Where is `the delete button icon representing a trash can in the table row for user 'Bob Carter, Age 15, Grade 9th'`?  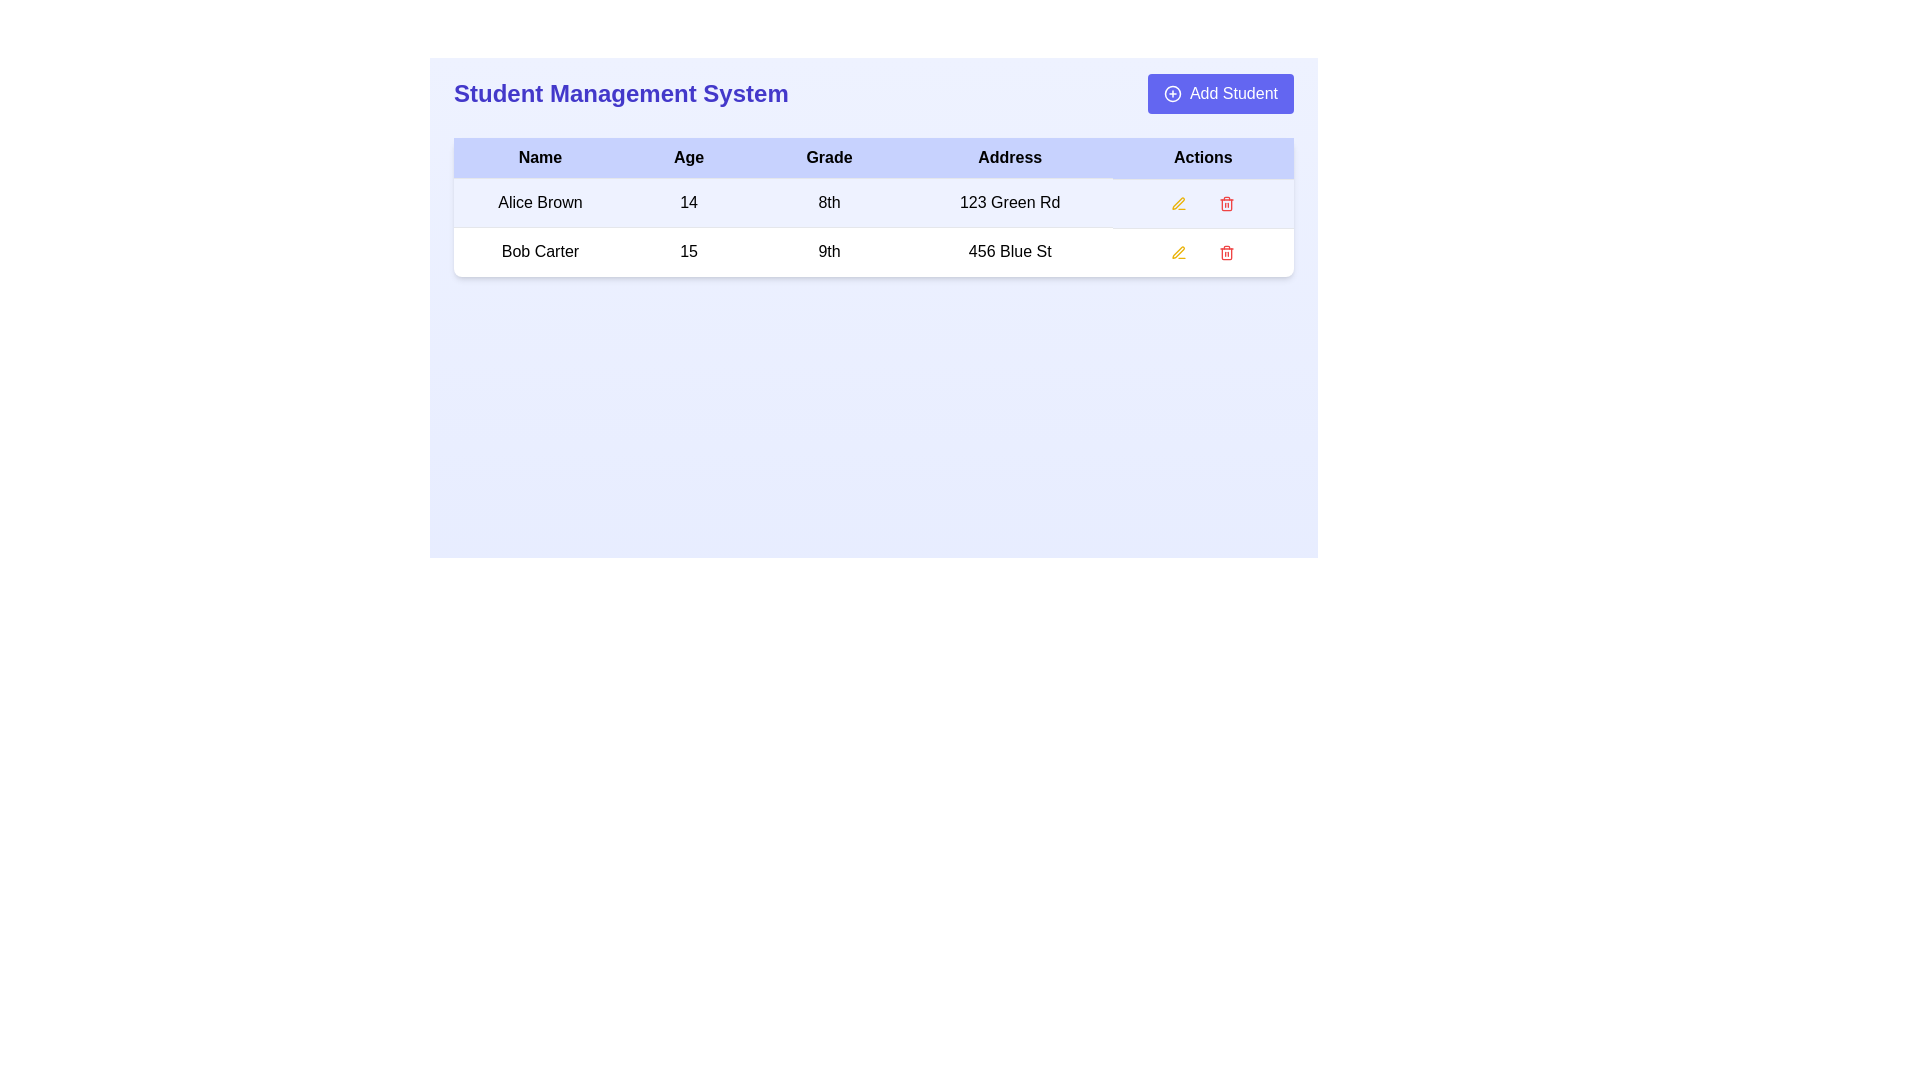
the delete button icon representing a trash can in the table row for user 'Bob Carter, Age 15, Grade 9th' is located at coordinates (1226, 251).